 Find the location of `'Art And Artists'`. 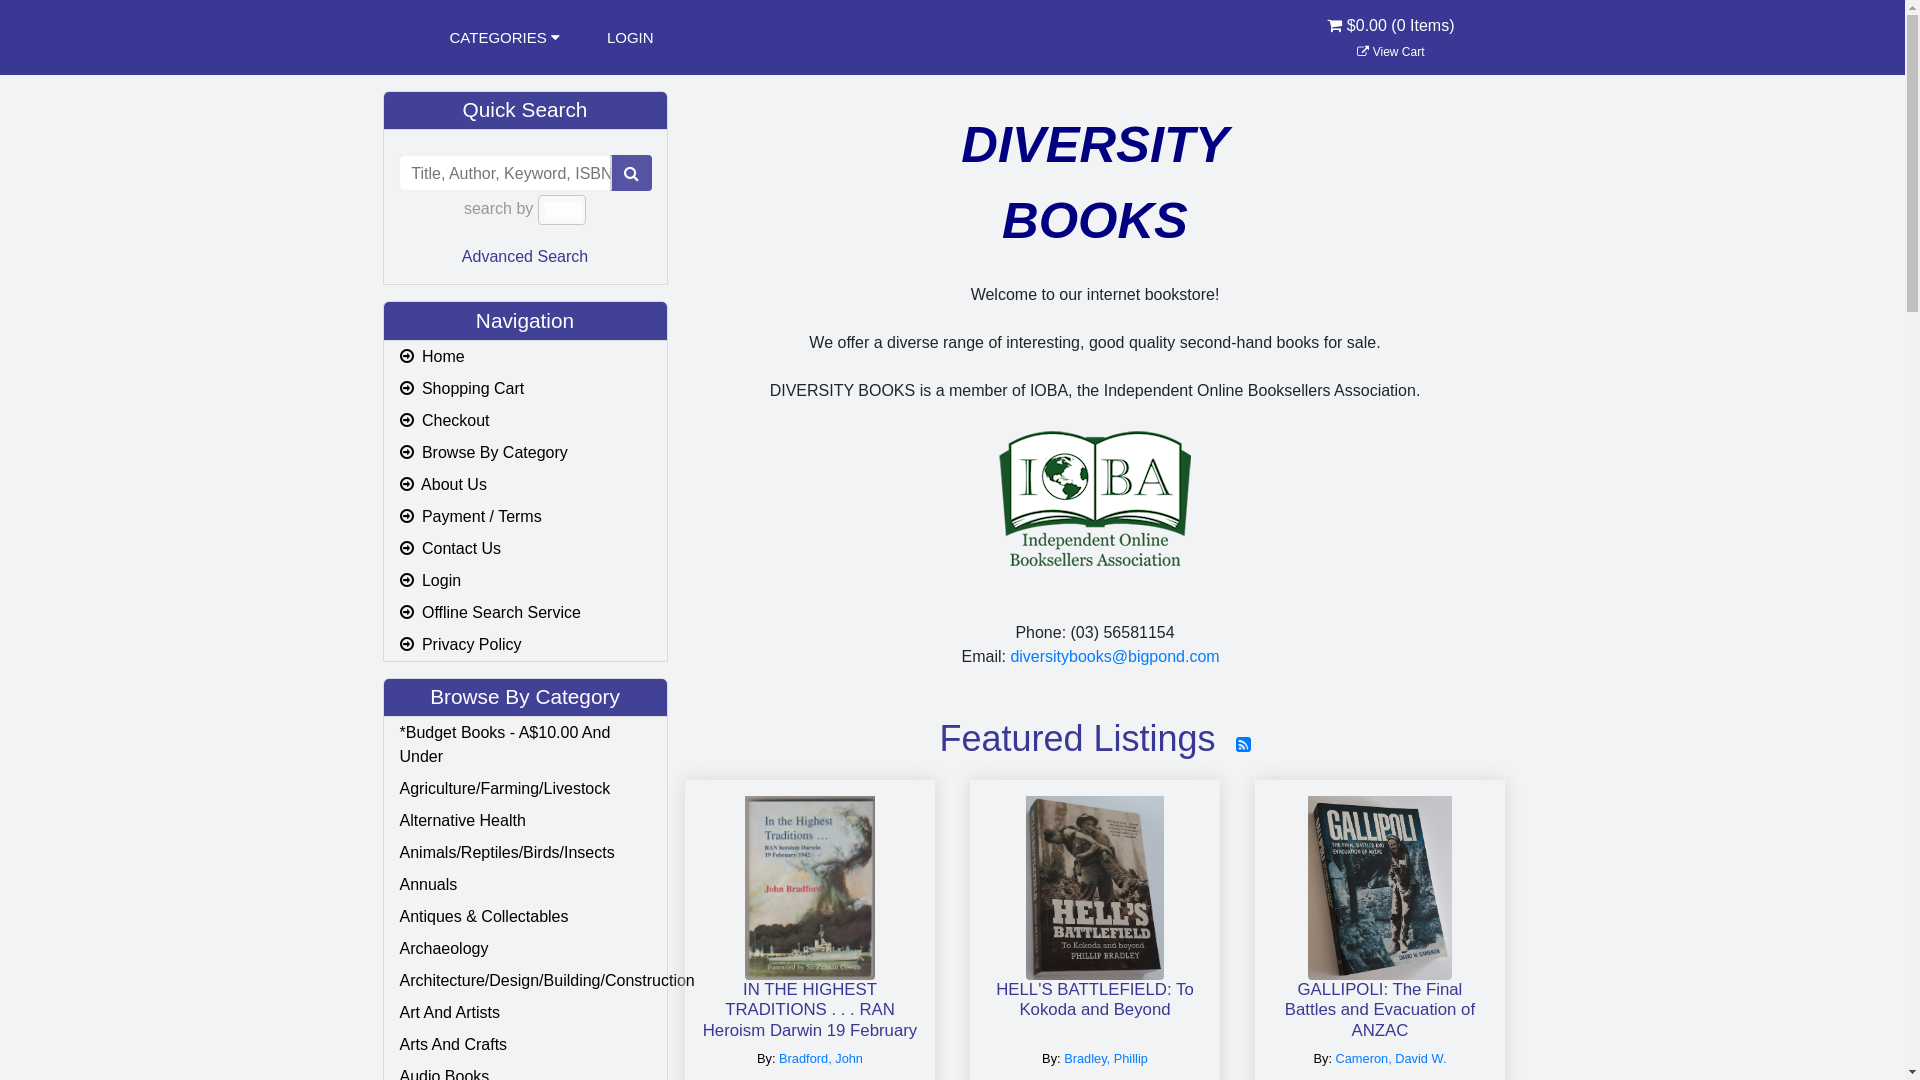

'Art And Artists' is located at coordinates (525, 1013).